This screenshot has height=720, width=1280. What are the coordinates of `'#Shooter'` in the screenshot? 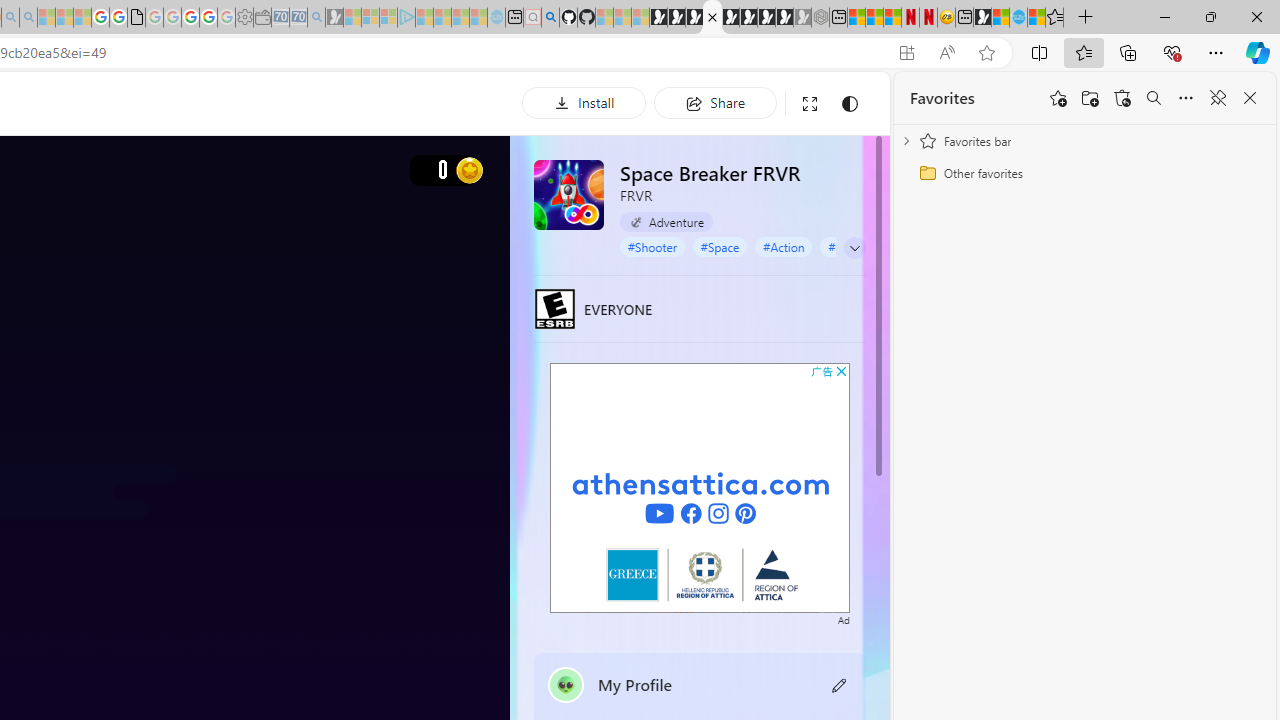 It's located at (652, 245).